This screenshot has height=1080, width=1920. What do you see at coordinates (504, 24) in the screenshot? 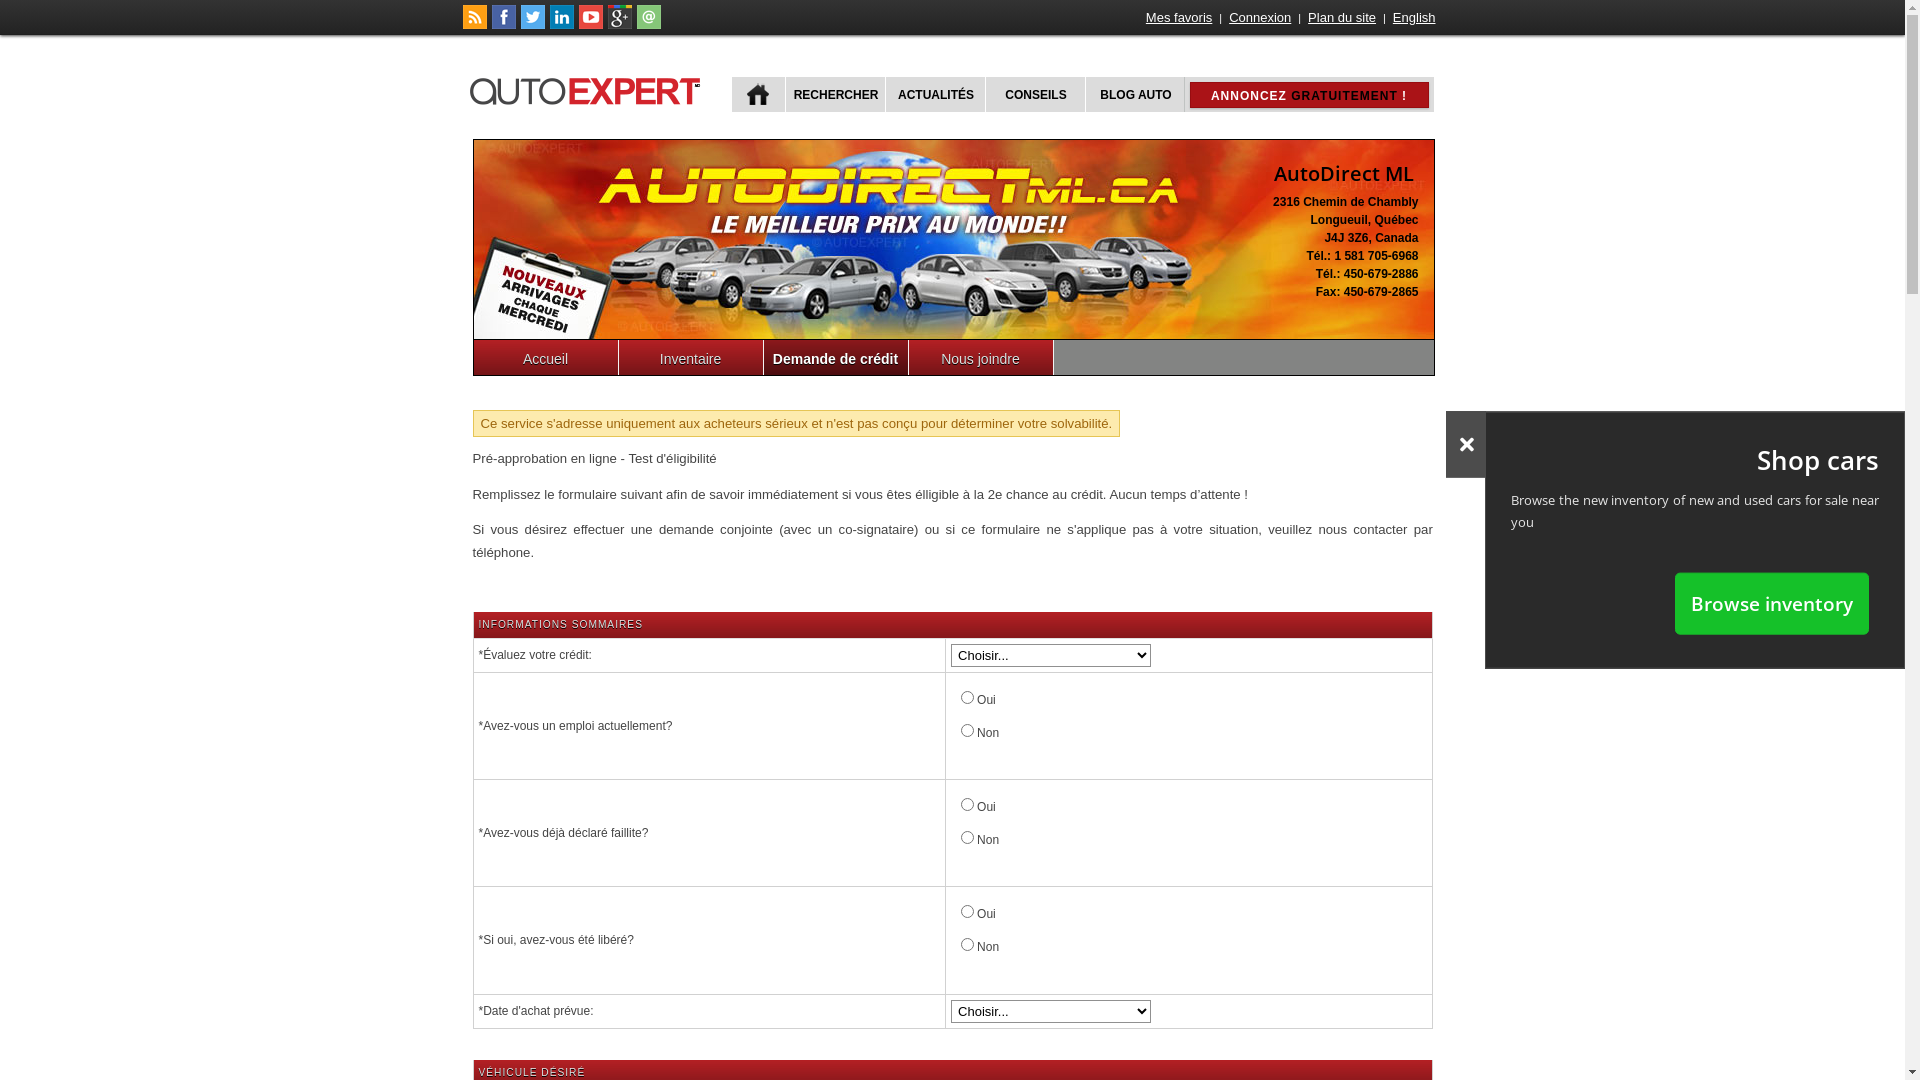
I see `'Suivez autoExpert.ca sur Facebook'` at bounding box center [504, 24].